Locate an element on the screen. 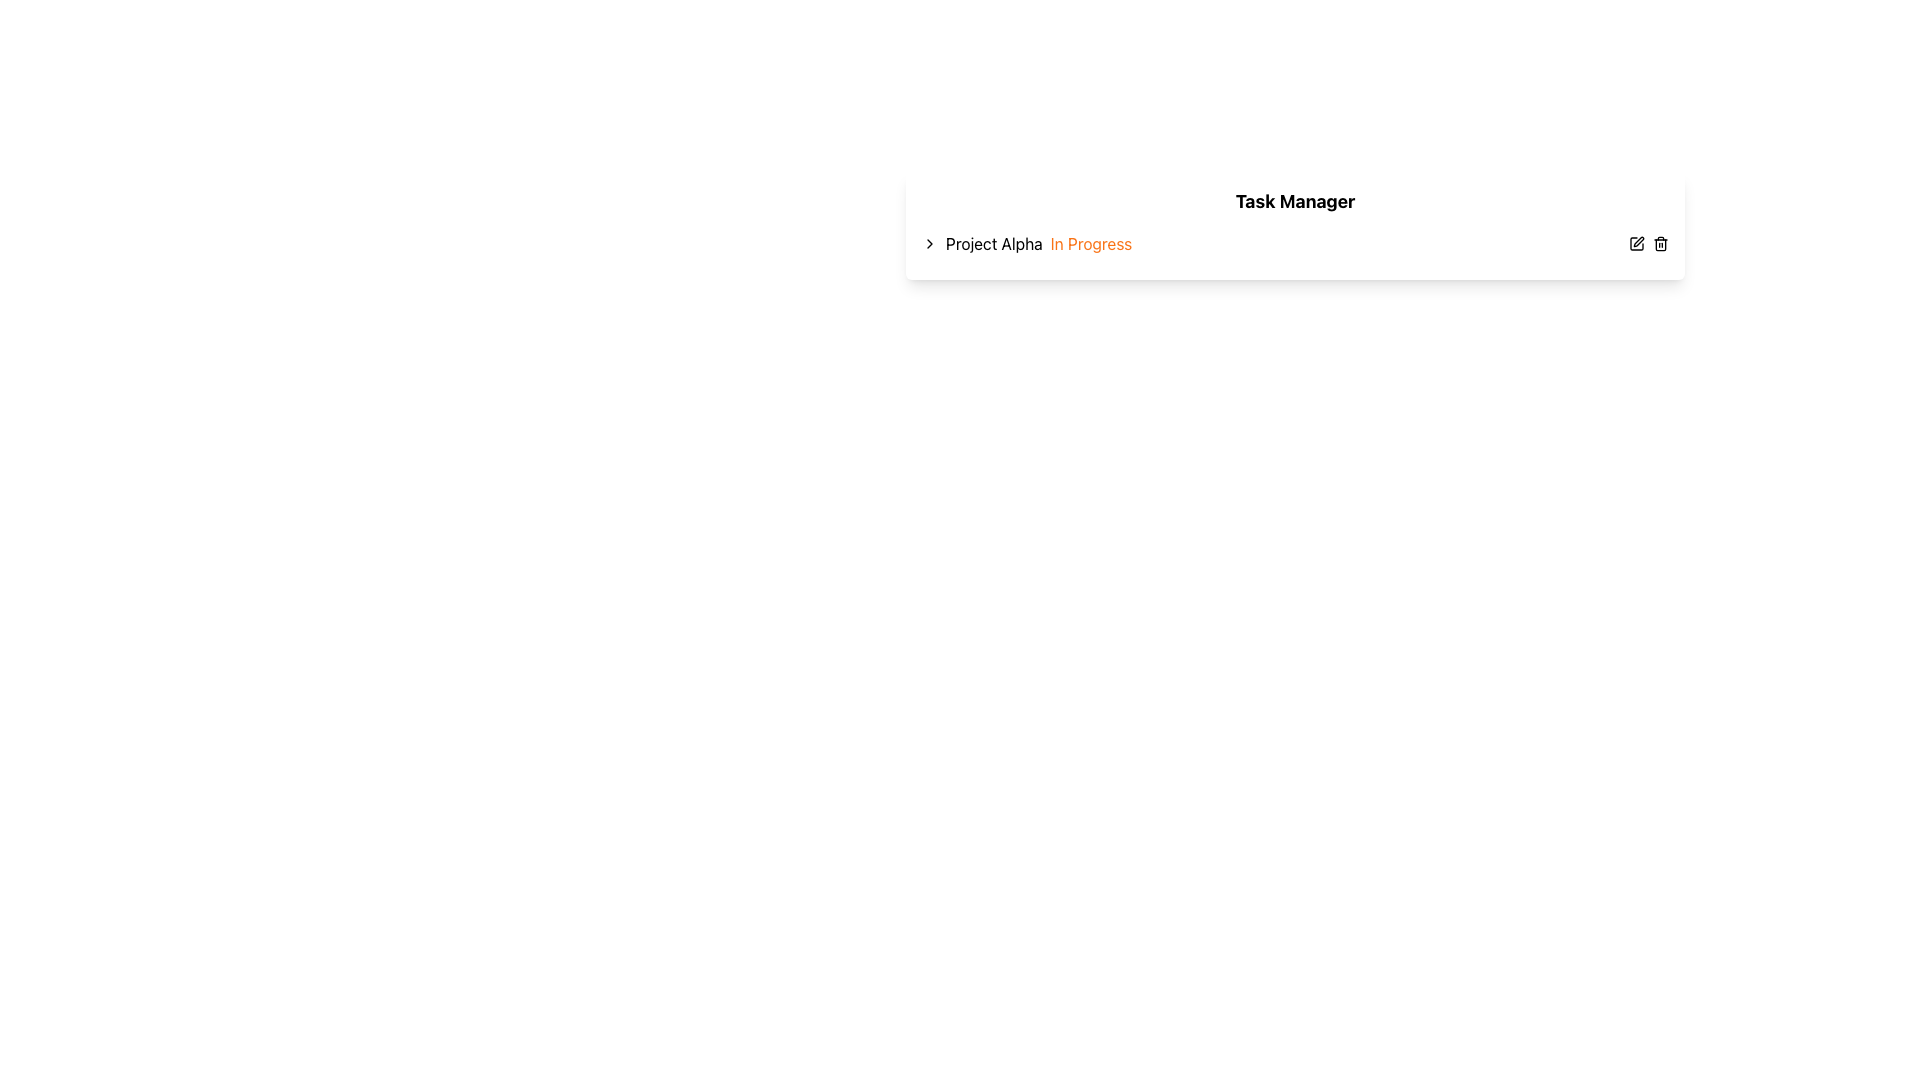 This screenshot has width=1920, height=1080. the trash icon, which is a curved rectangular shape resembling a trash bin is located at coordinates (1660, 244).